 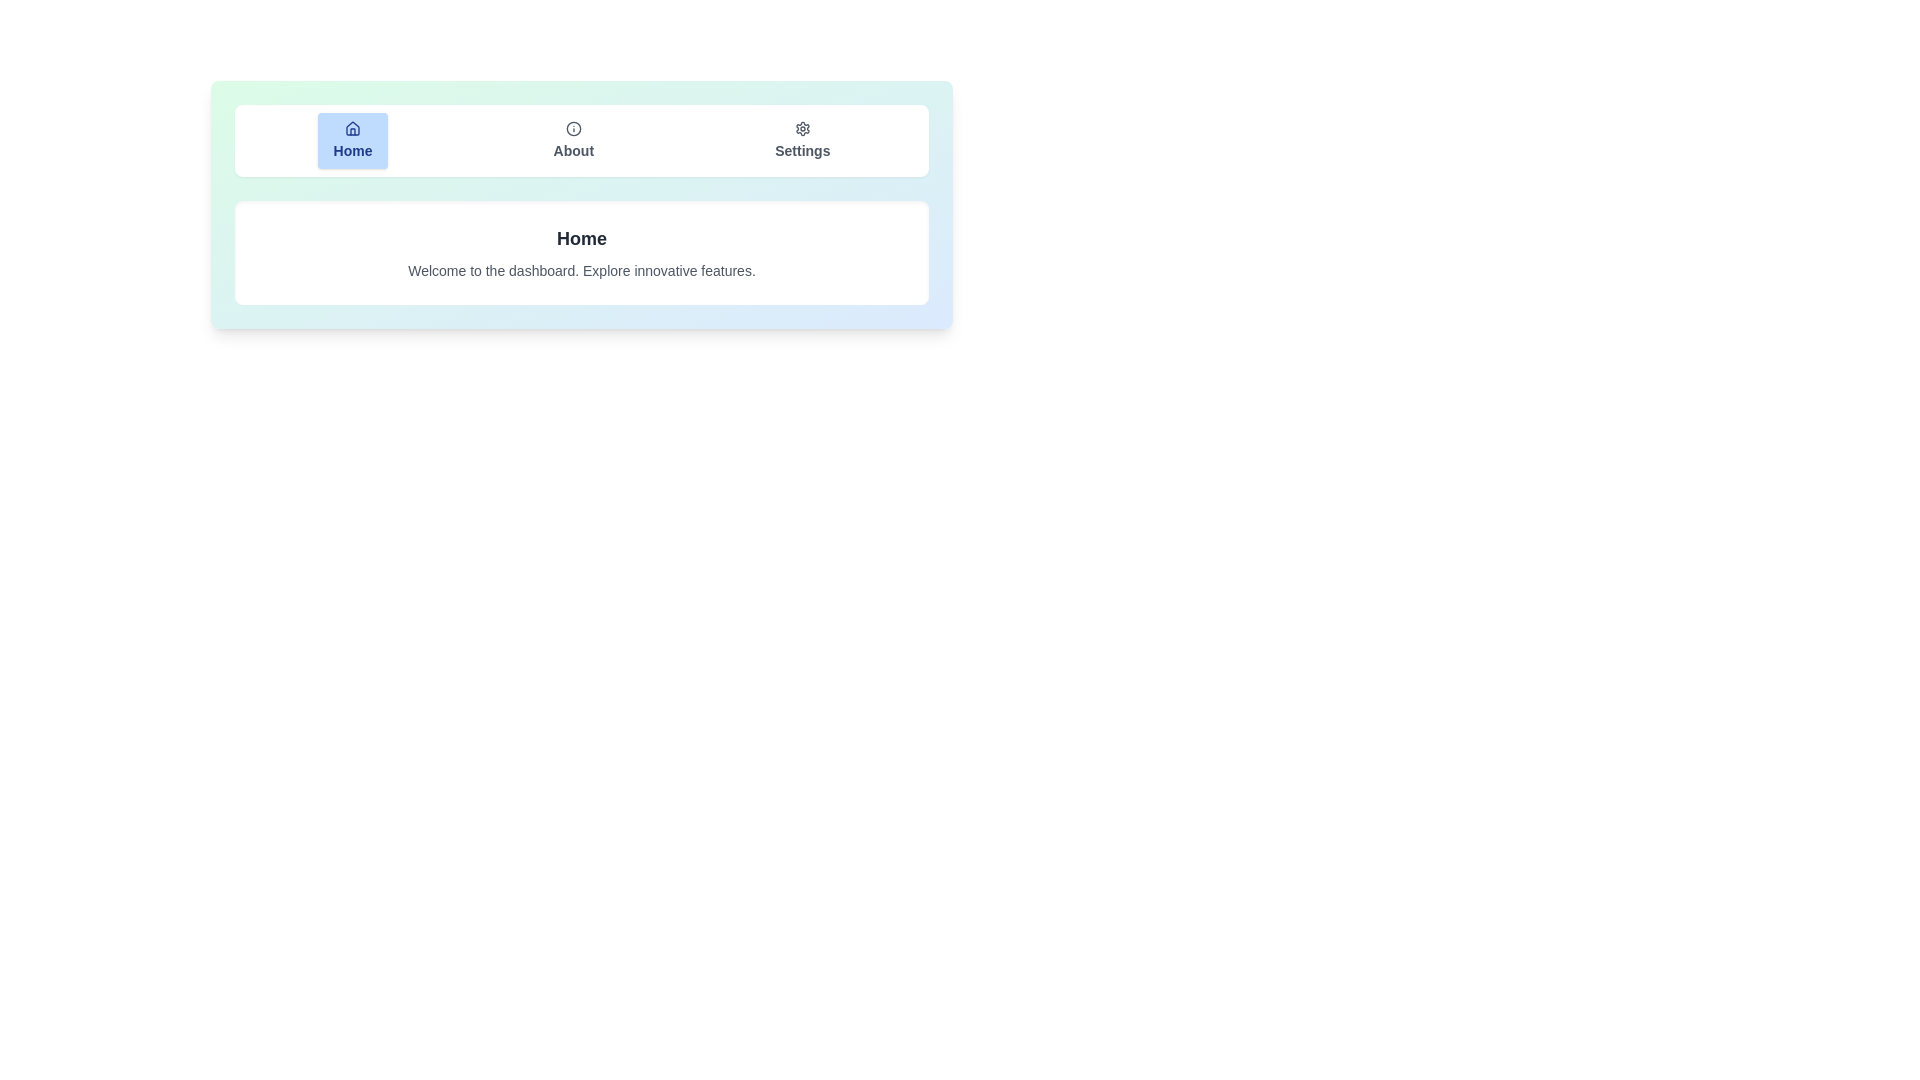 What do you see at coordinates (802, 140) in the screenshot?
I see `the 'Settings' tab button to switch to the settings view` at bounding box center [802, 140].